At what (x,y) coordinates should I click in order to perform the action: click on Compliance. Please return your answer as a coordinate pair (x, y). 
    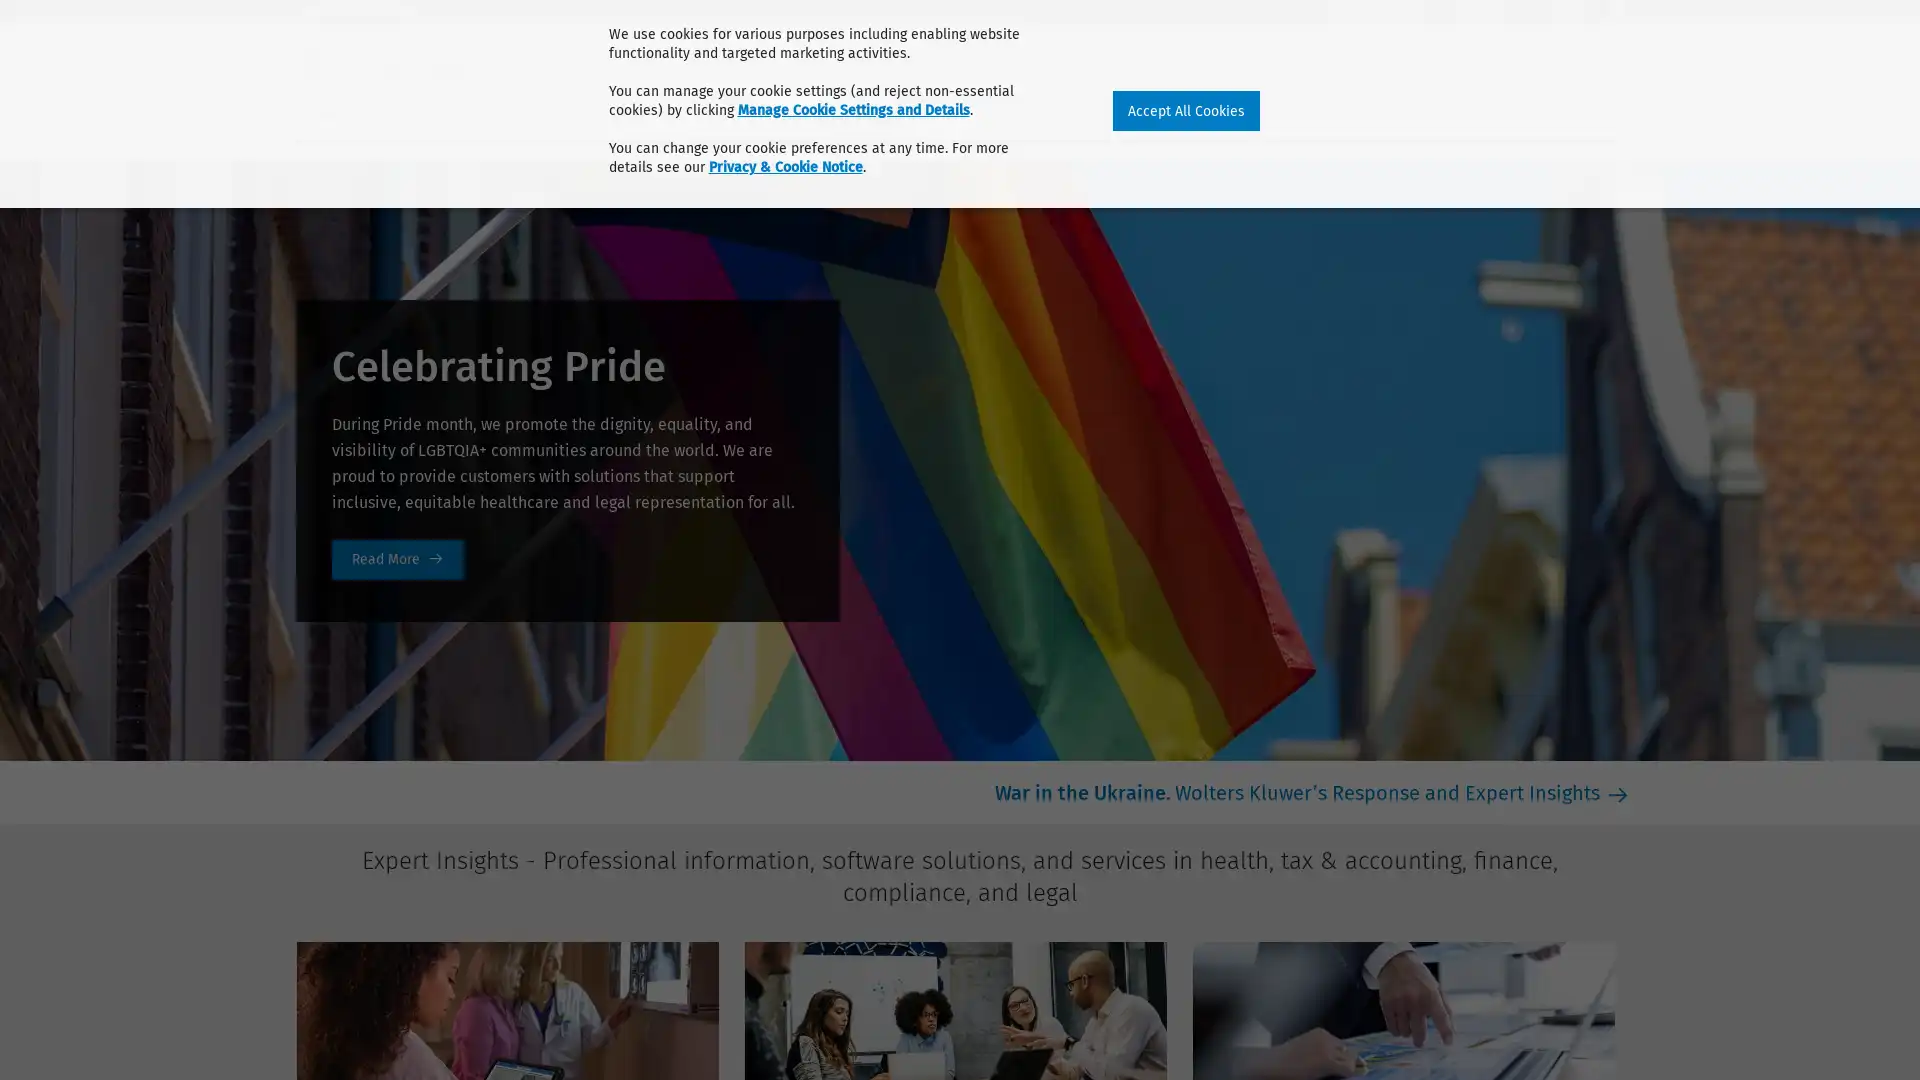
    Looking at the image, I should click on (758, 112).